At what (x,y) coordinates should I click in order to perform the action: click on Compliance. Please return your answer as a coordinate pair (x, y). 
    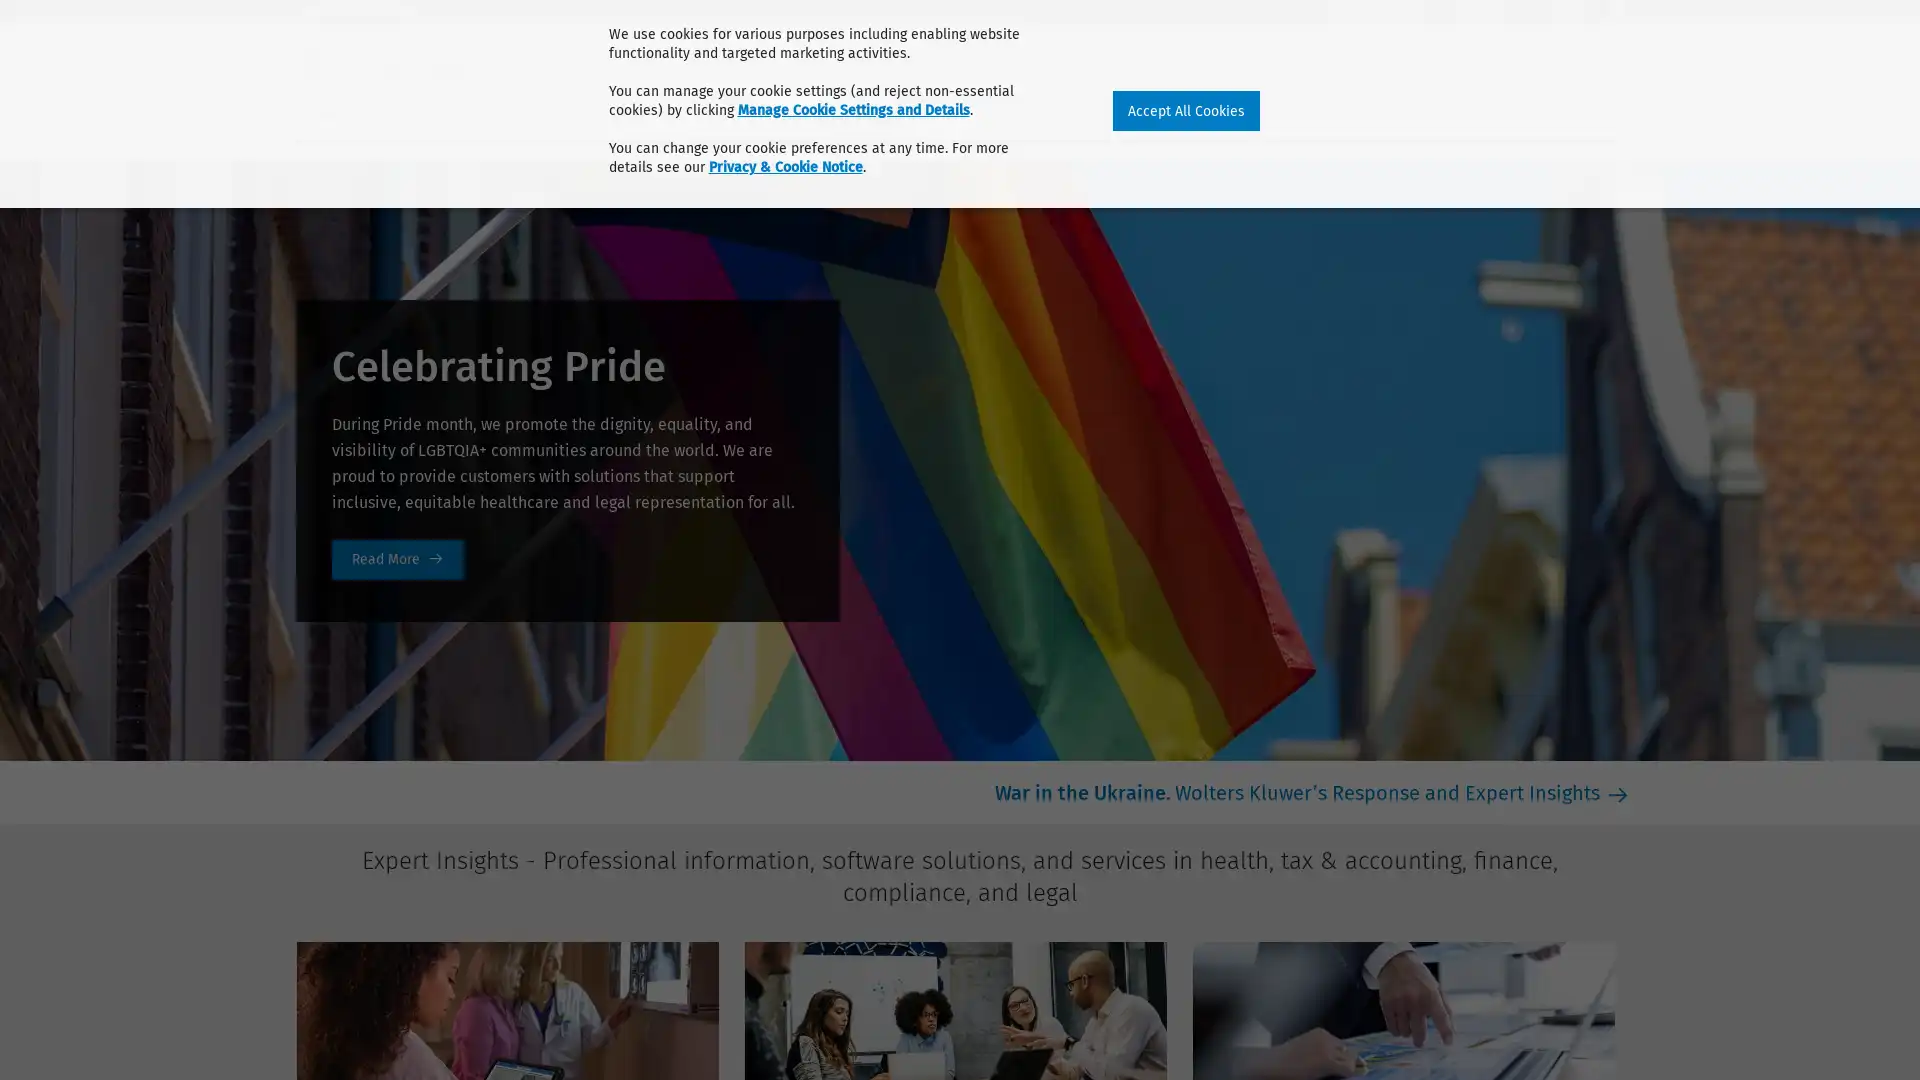
    Looking at the image, I should click on (758, 112).